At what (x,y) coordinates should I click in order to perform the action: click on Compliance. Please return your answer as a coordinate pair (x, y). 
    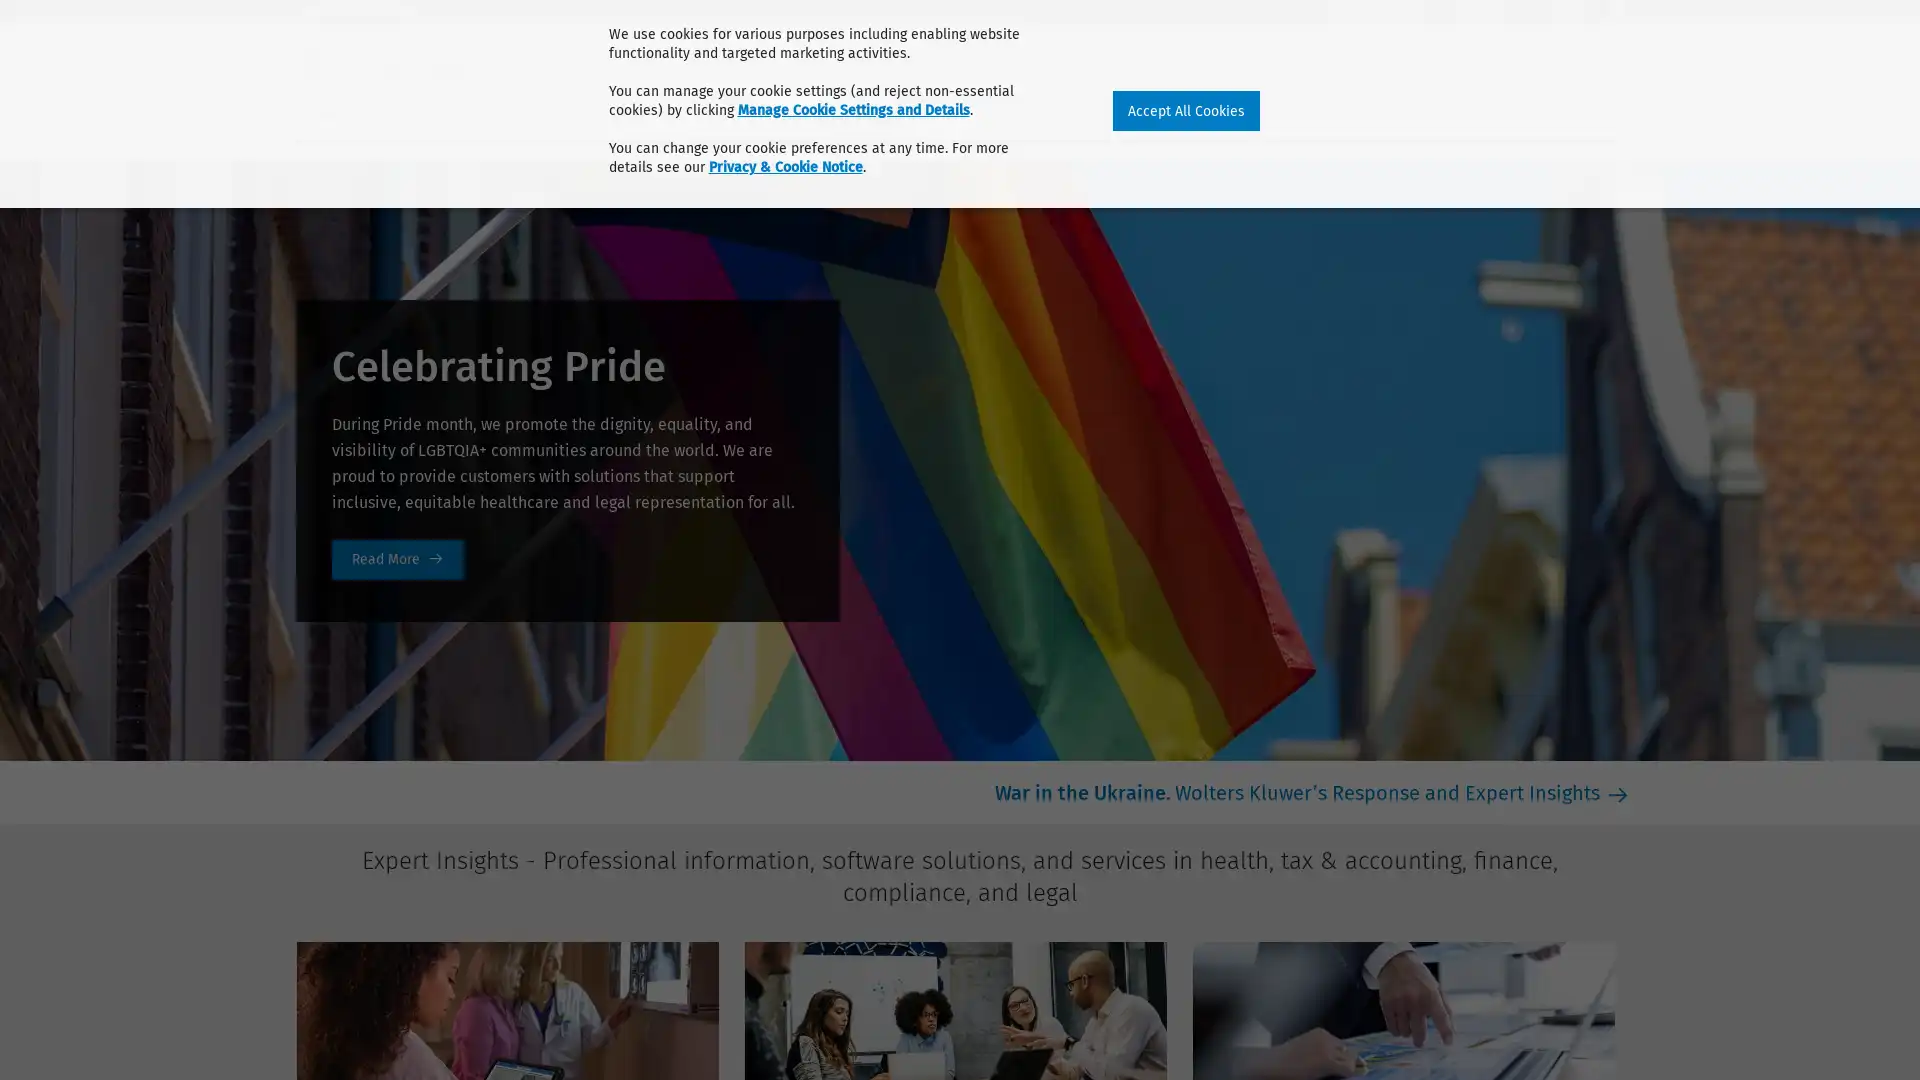
    Looking at the image, I should click on (758, 112).